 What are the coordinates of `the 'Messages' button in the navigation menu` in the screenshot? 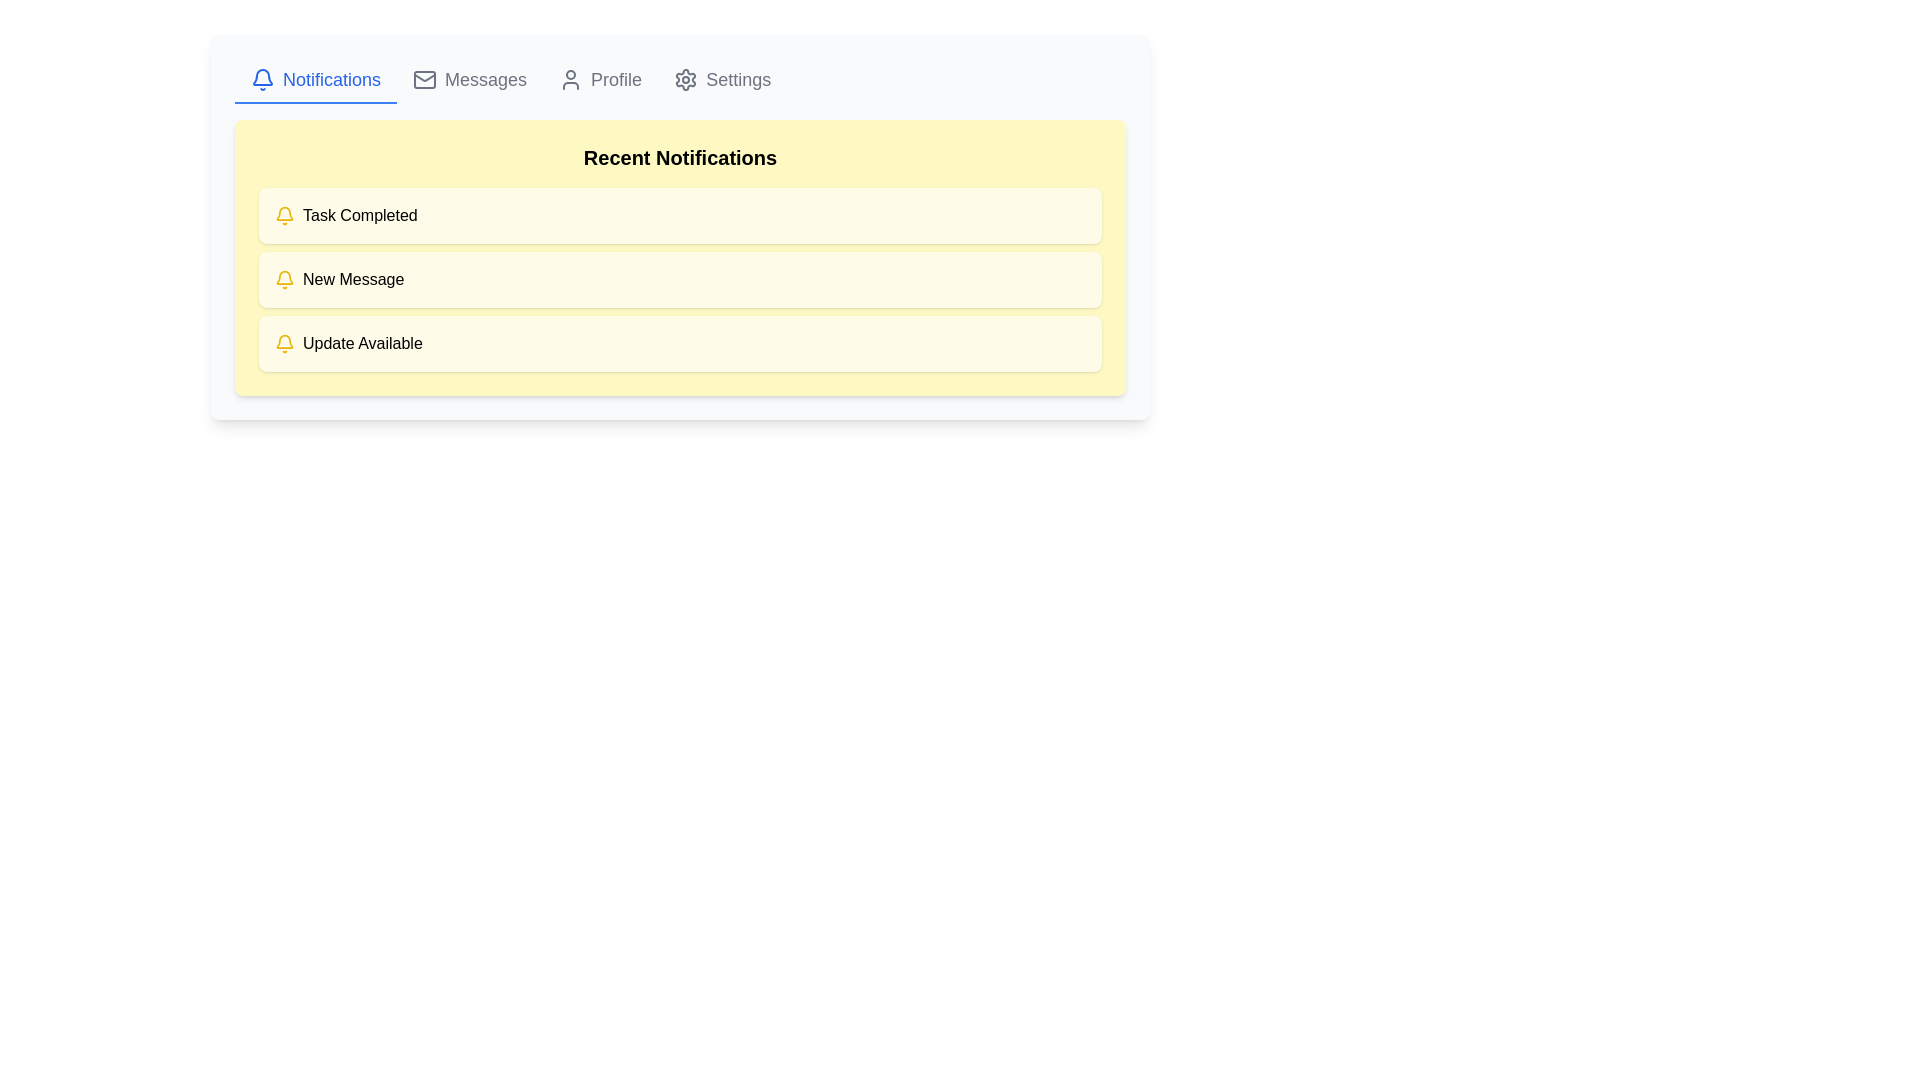 It's located at (469, 80).